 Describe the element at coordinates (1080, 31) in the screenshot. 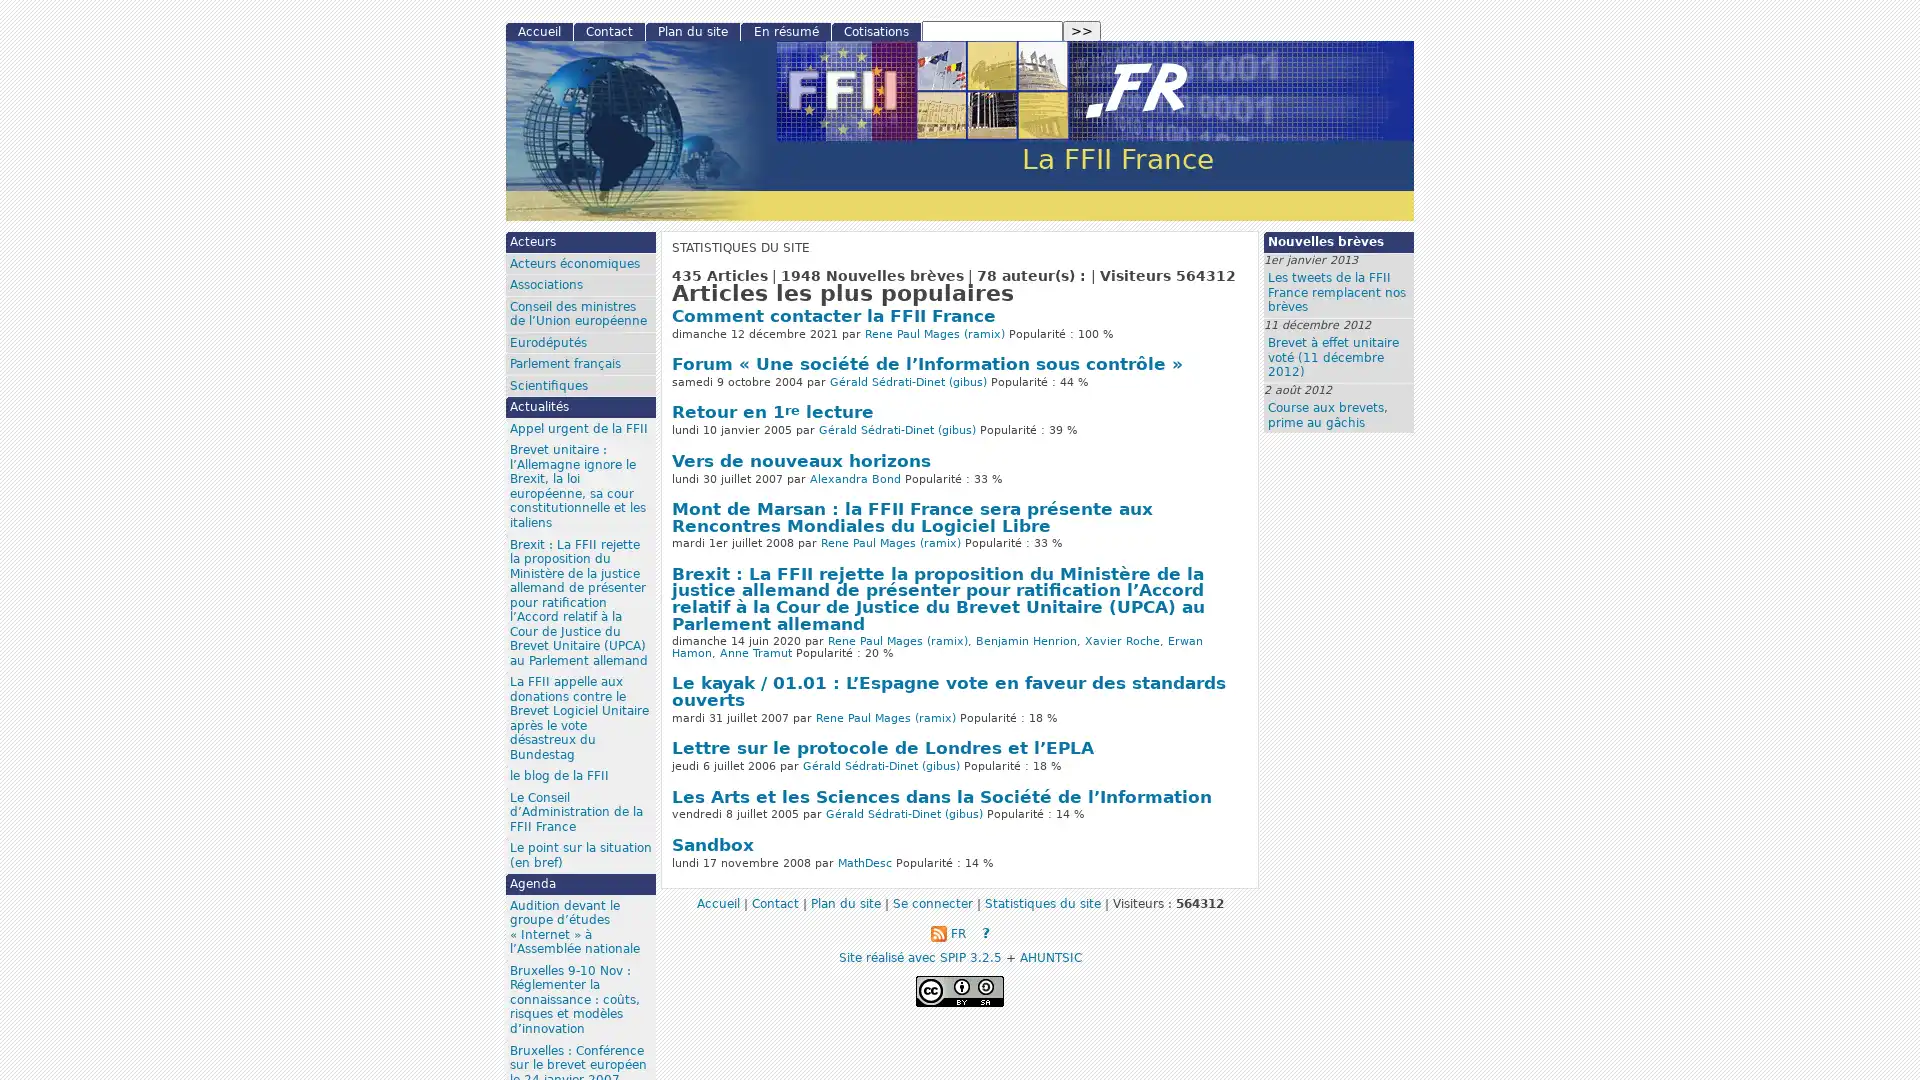

I see `>>` at that location.